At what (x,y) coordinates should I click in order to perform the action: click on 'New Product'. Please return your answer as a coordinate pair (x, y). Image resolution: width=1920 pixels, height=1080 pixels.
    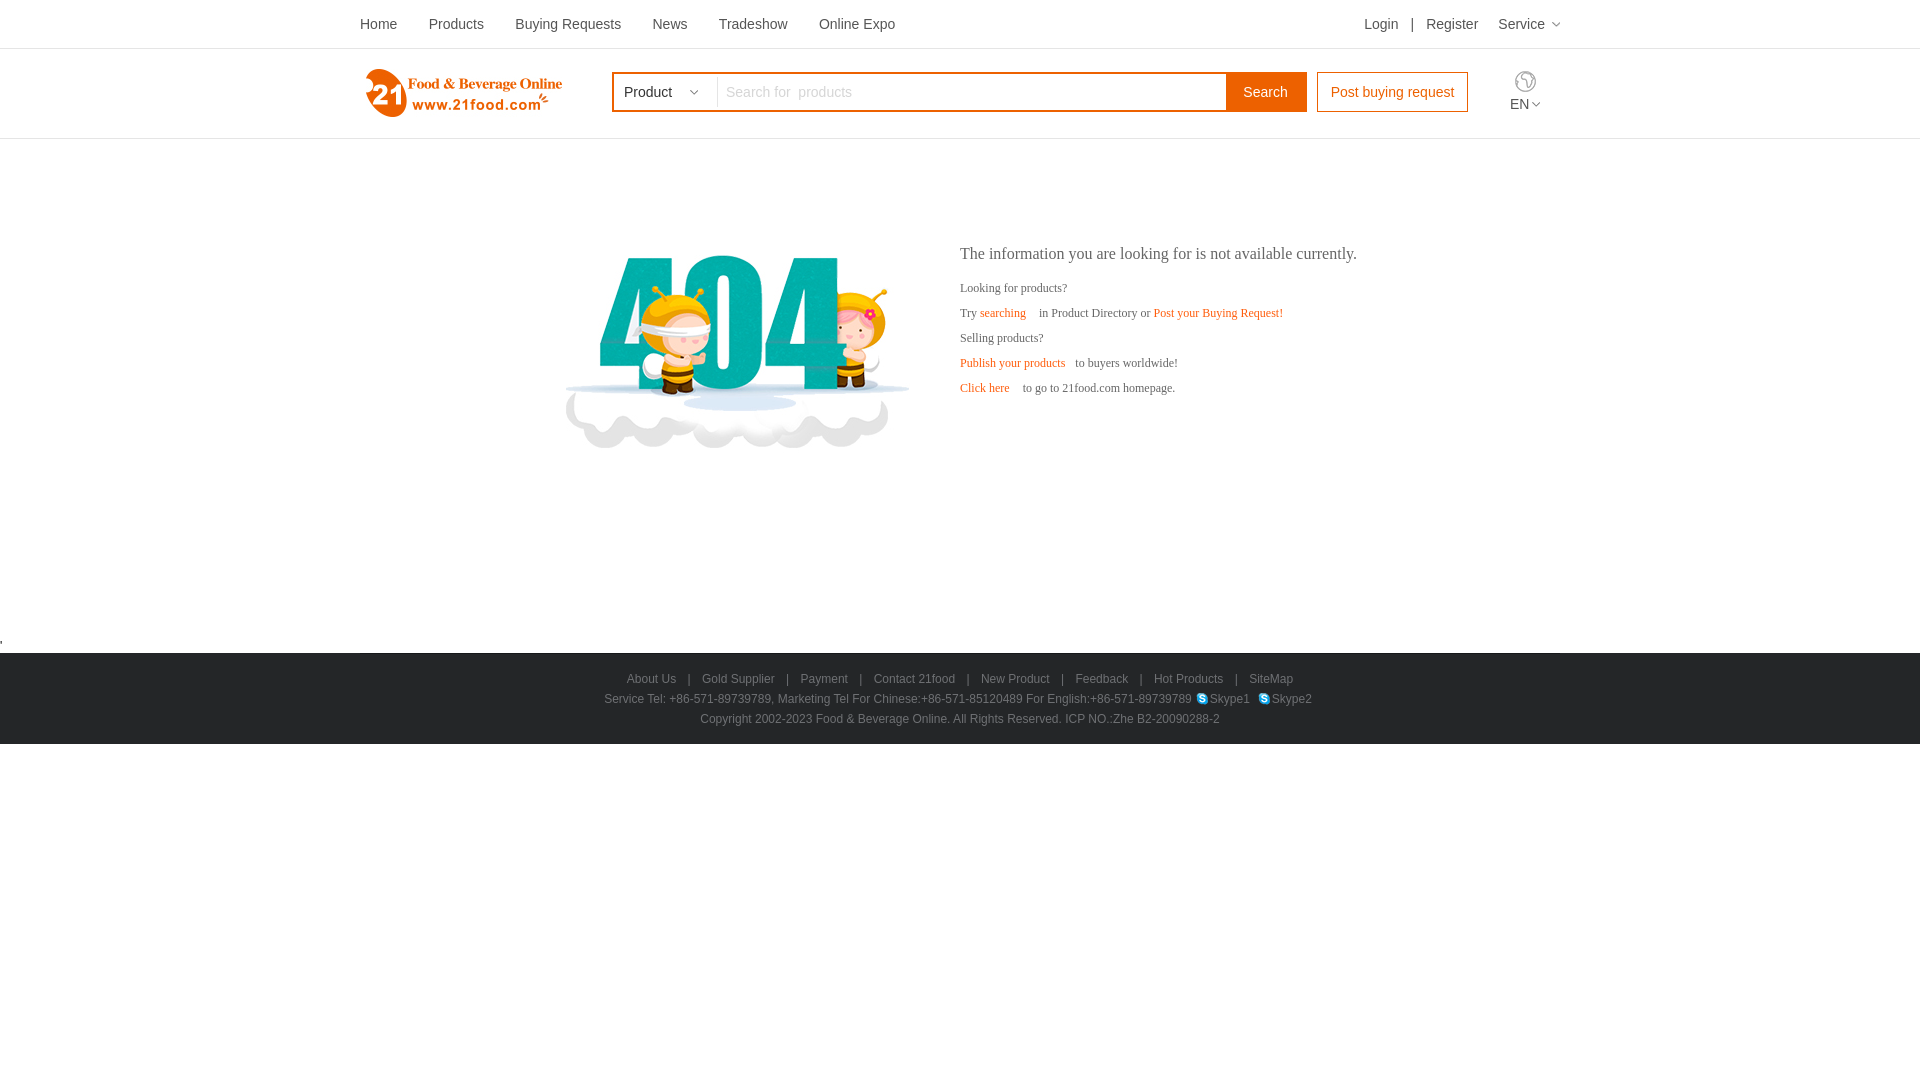
    Looking at the image, I should click on (1015, 677).